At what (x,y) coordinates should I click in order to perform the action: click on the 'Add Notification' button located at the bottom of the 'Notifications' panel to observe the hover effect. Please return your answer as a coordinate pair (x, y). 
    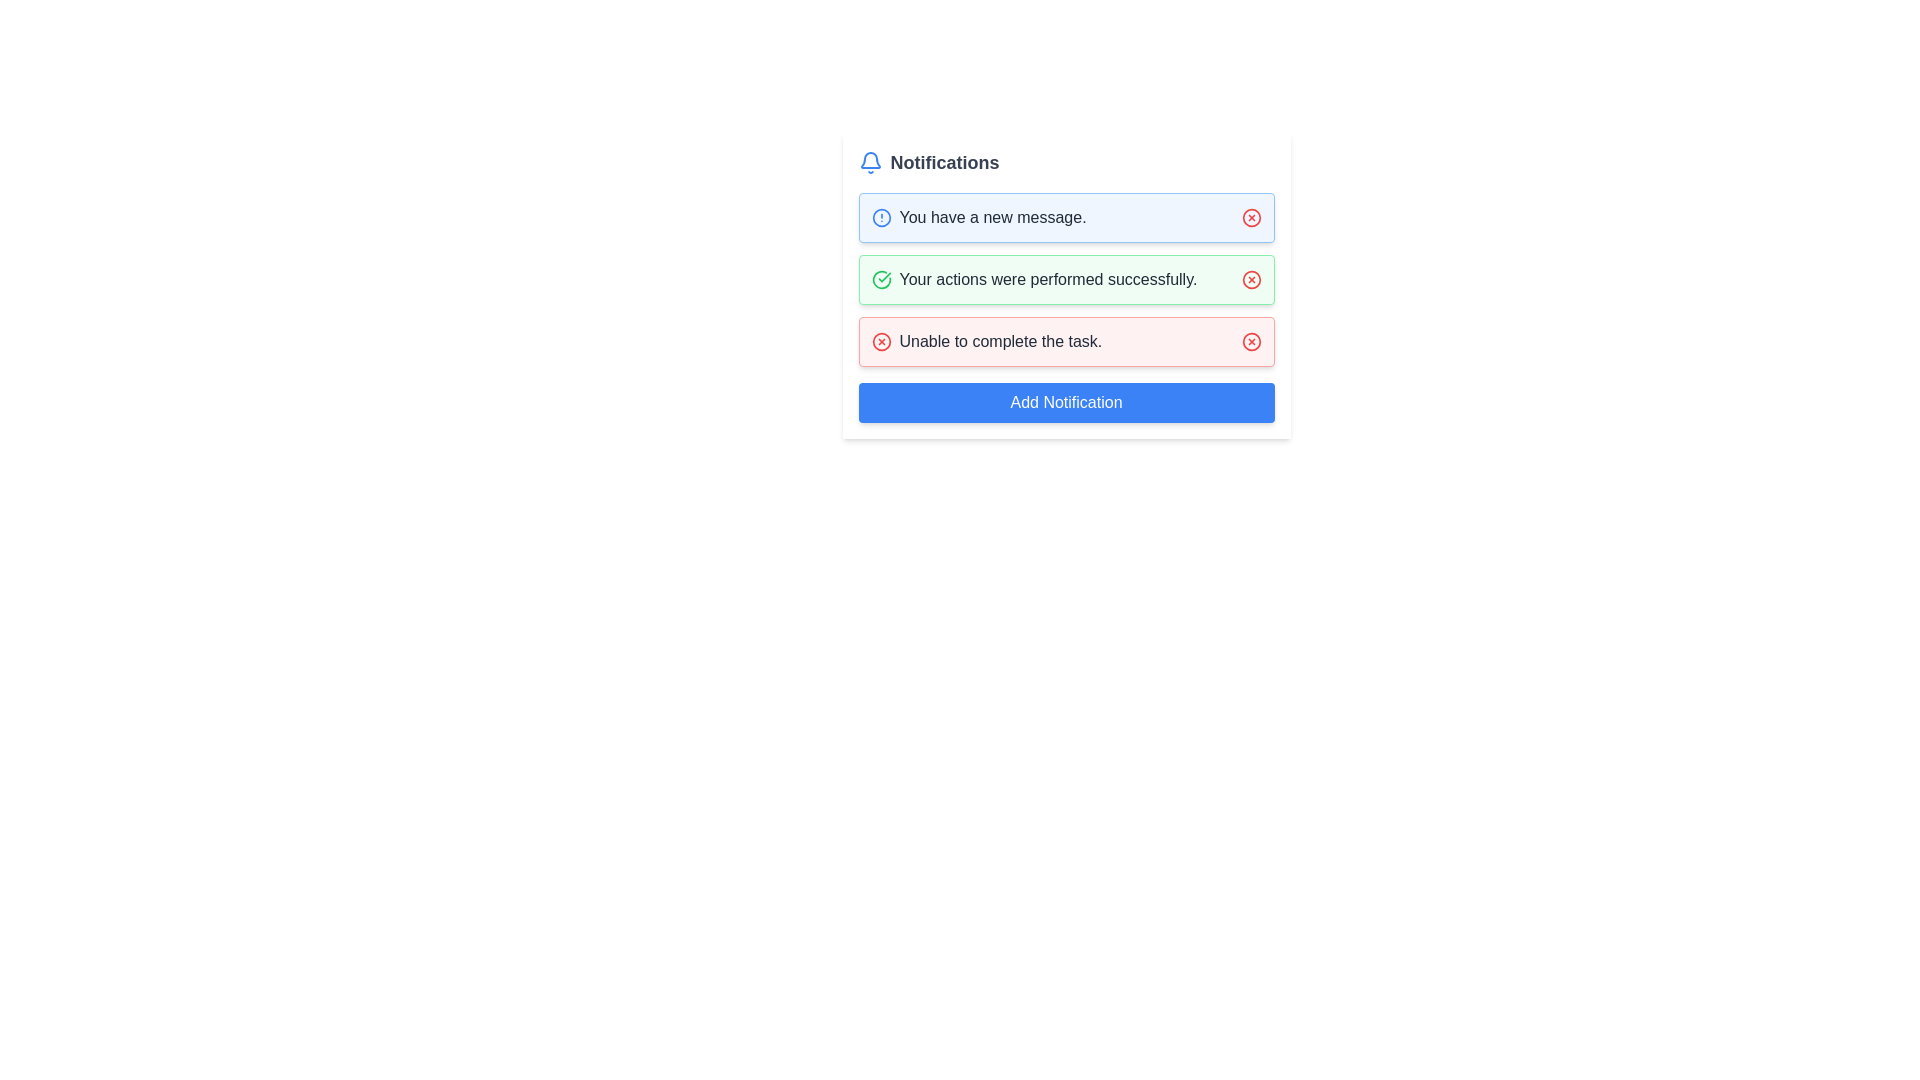
    Looking at the image, I should click on (1065, 402).